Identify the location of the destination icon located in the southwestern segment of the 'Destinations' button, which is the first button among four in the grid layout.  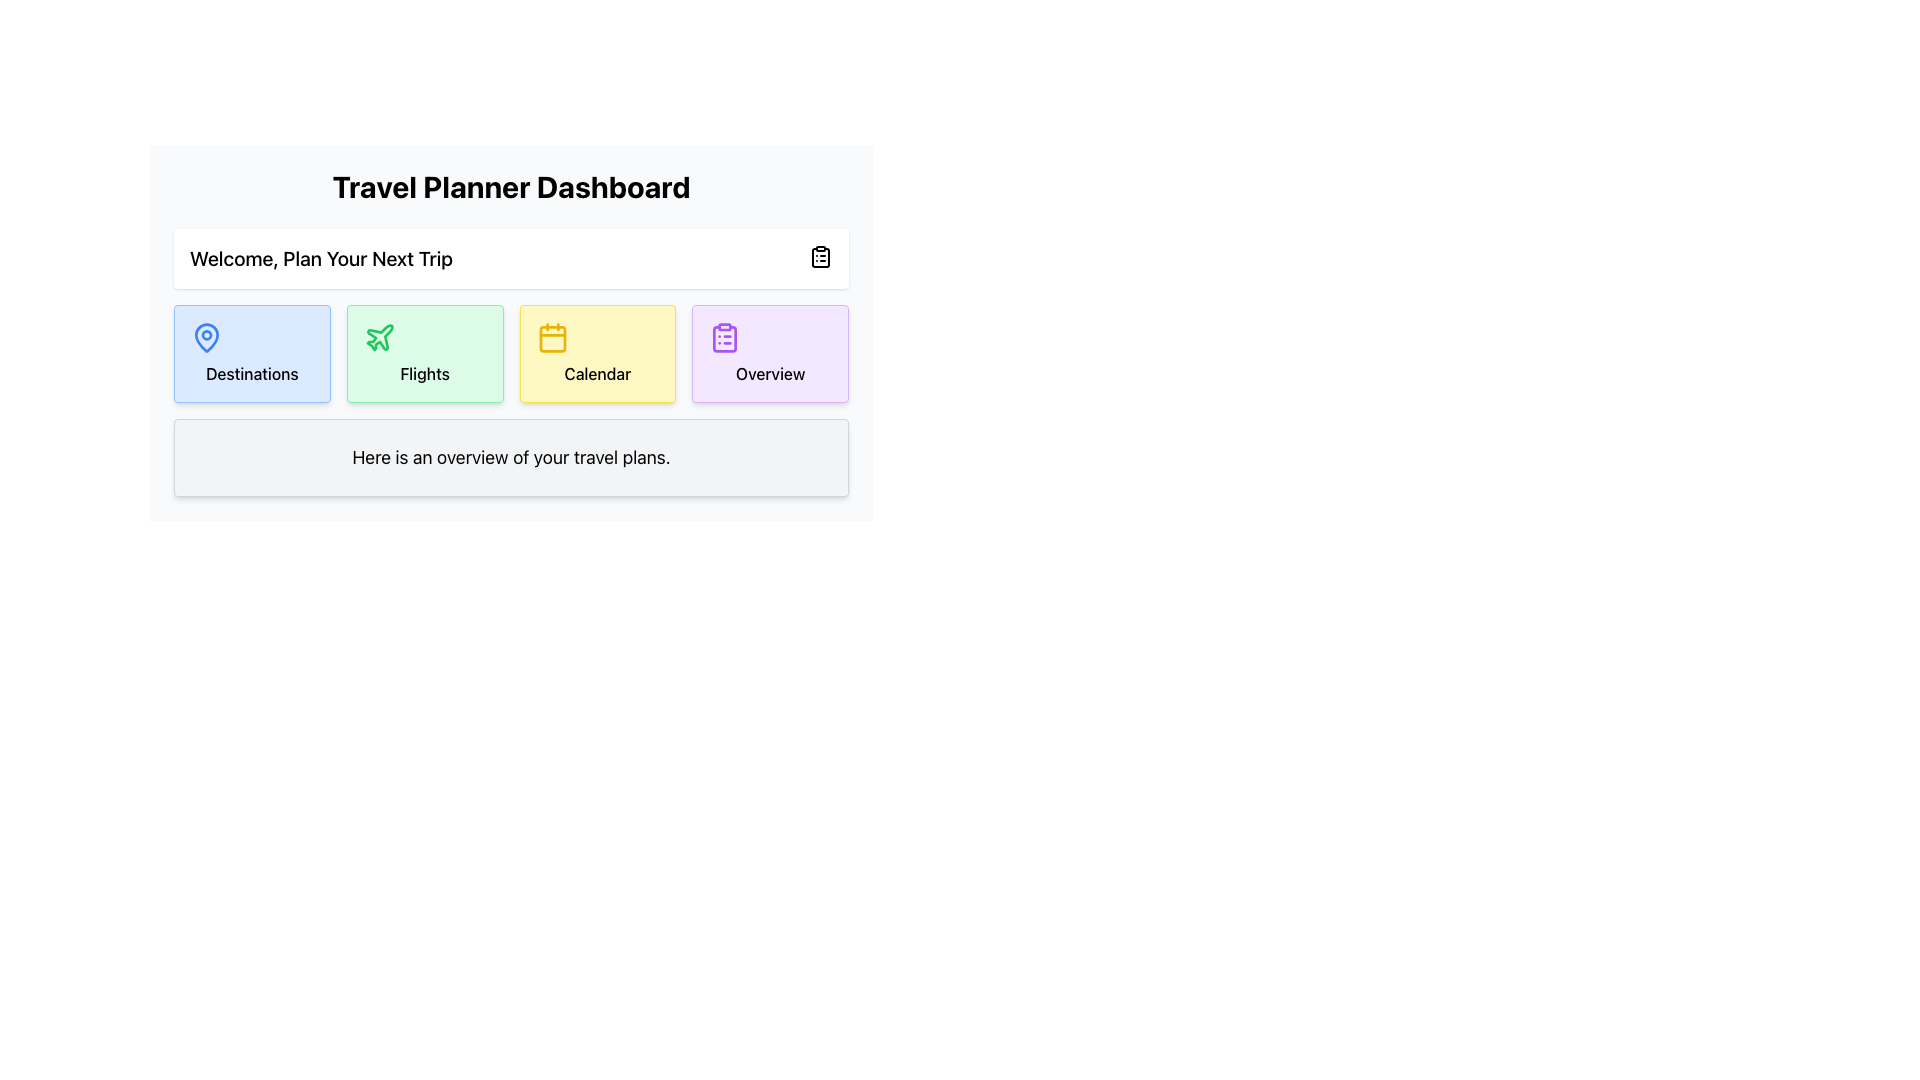
(206, 337).